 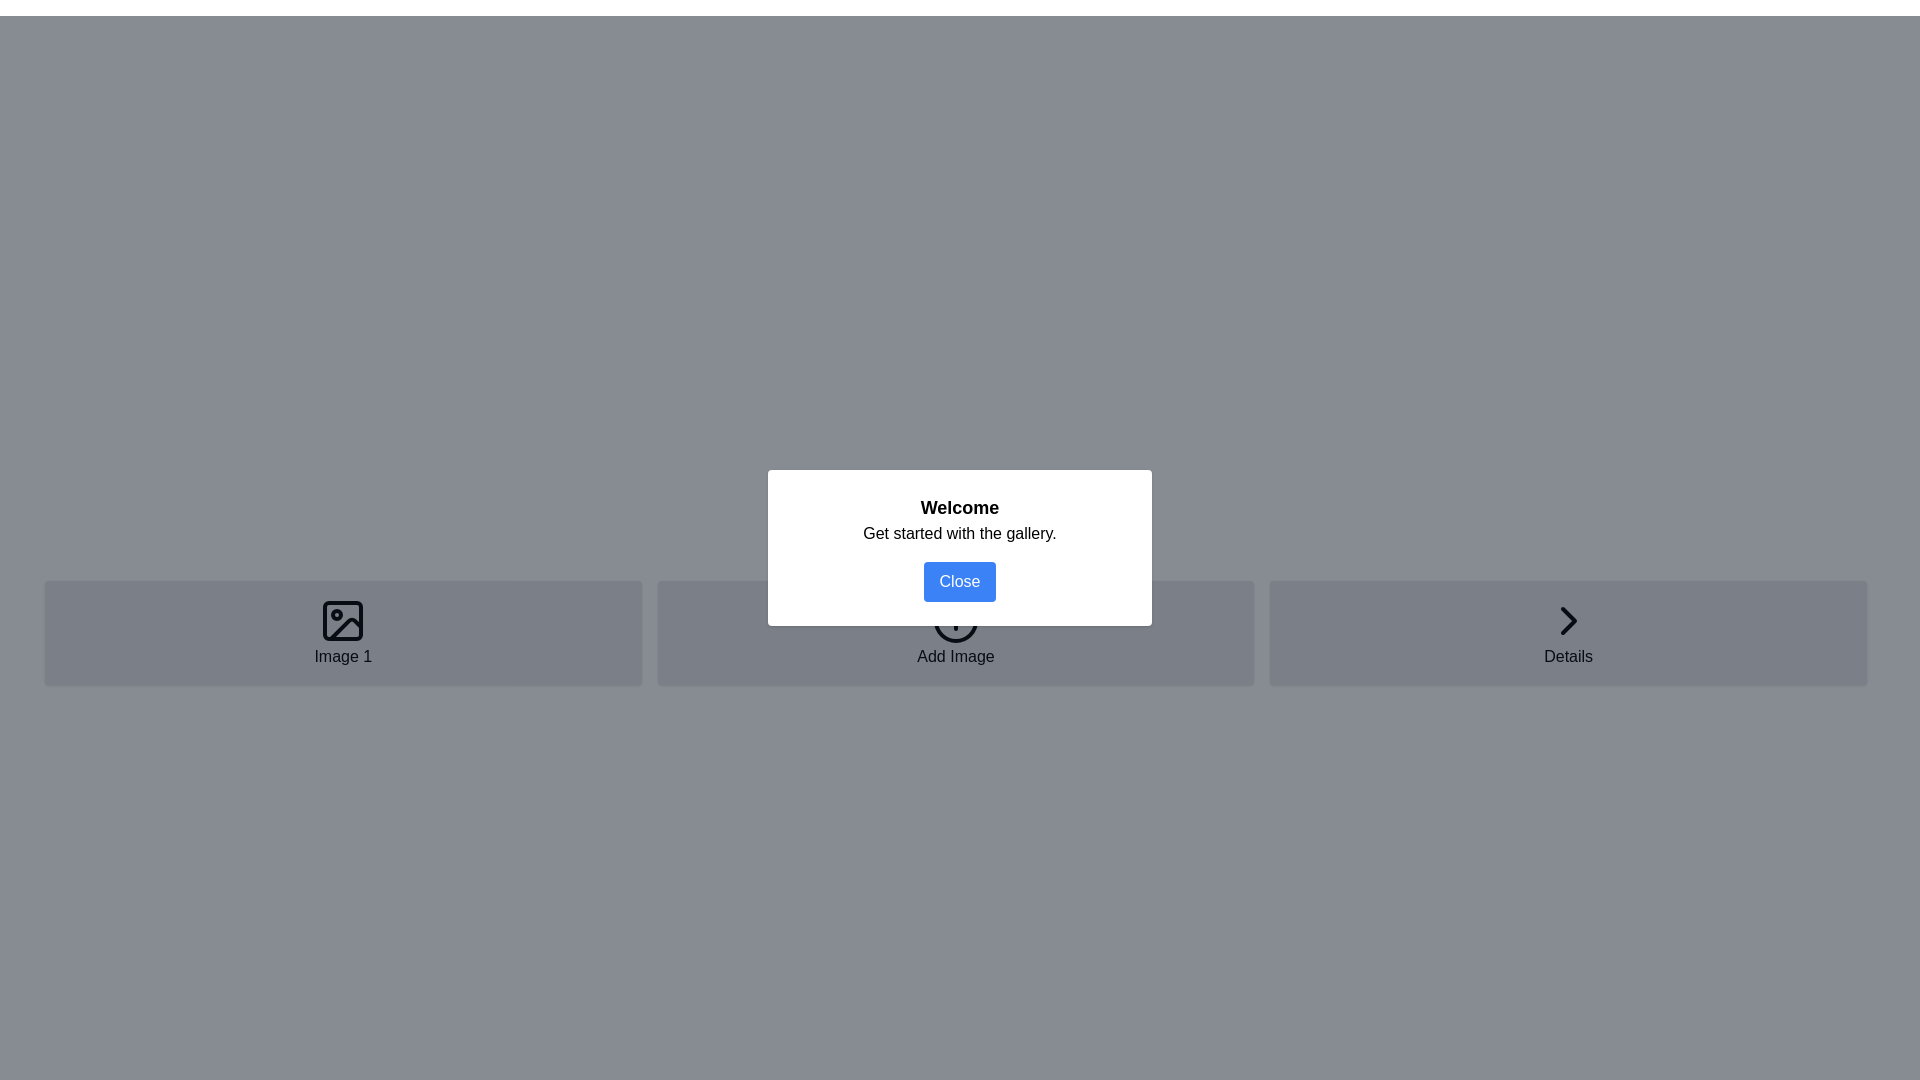 I want to click on the static text heading of the modal dialog, which is located at the center-top position of the white rectangular modal overlay, above the text 'Get started with the gallery.' and the 'Close' button, so click(x=960, y=507).